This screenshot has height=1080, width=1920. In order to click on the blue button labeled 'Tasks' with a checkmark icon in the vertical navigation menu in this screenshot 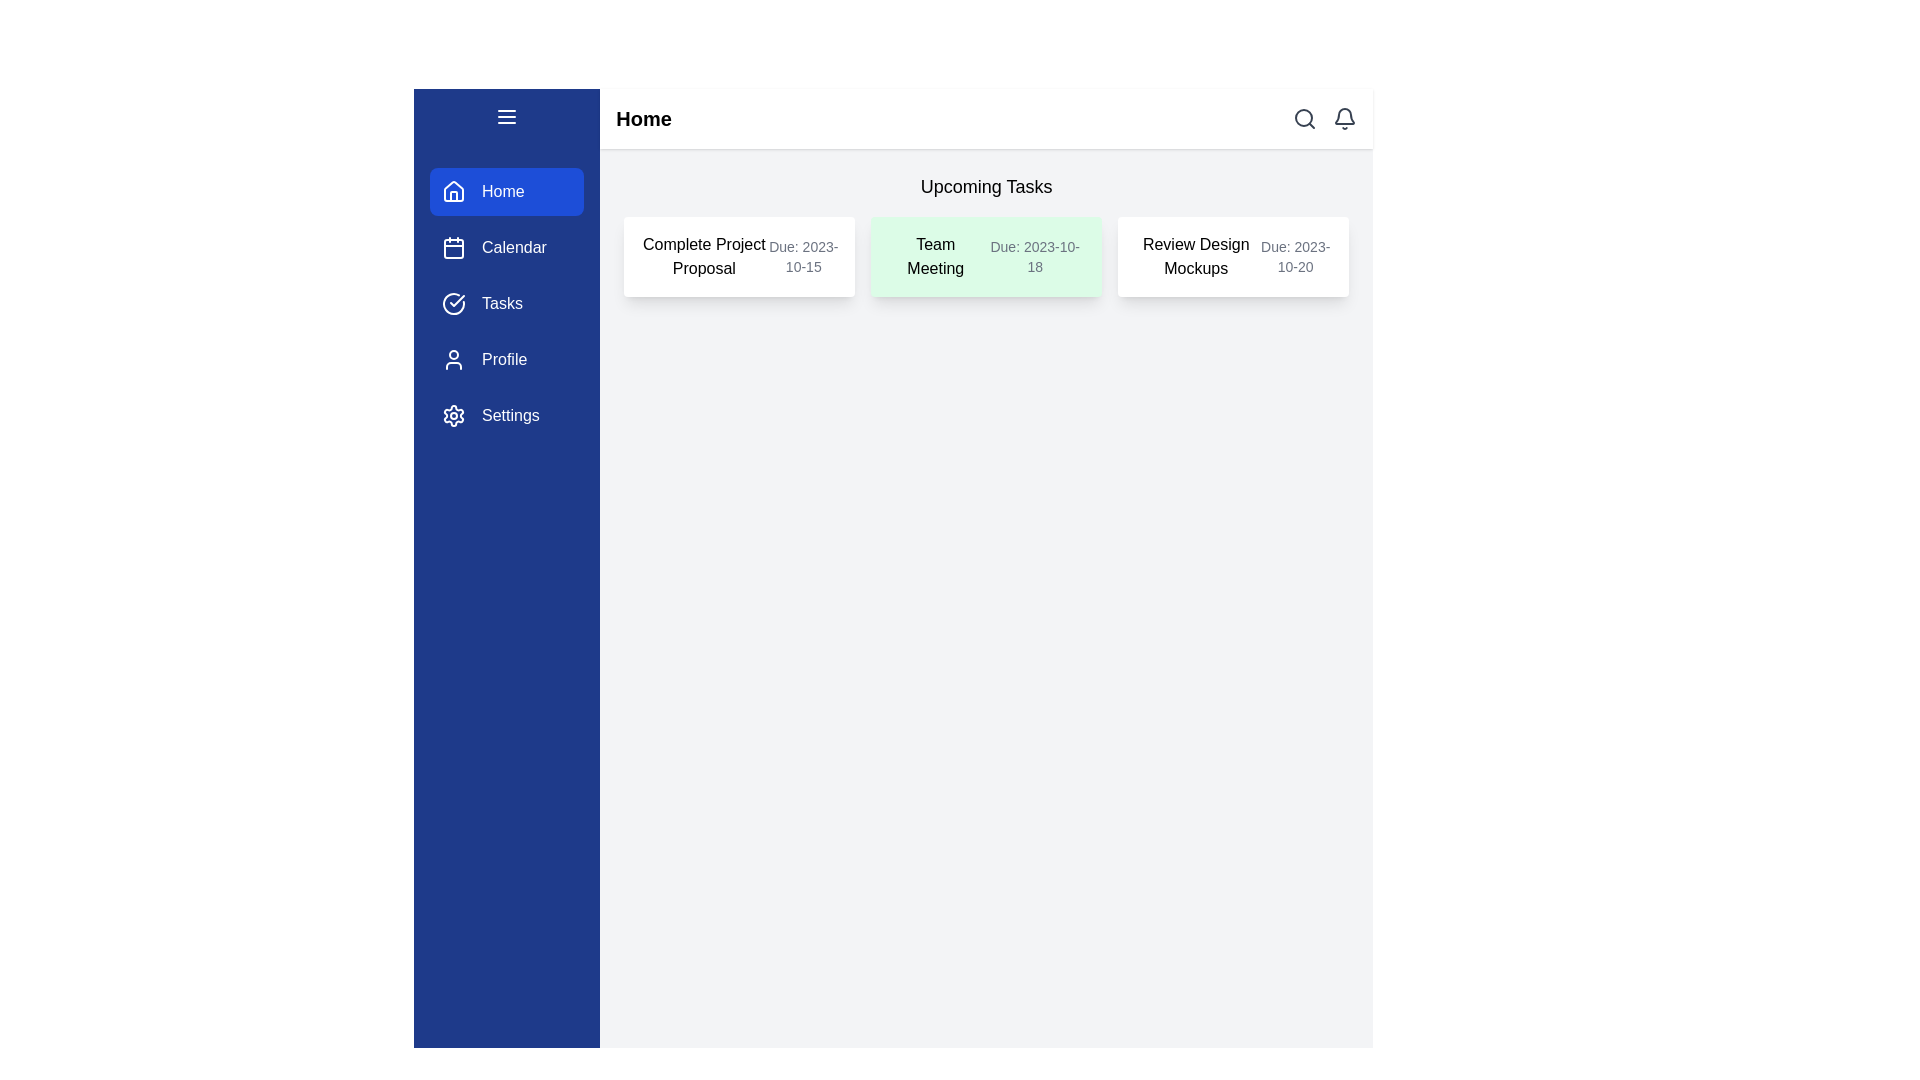, I will do `click(507, 304)`.